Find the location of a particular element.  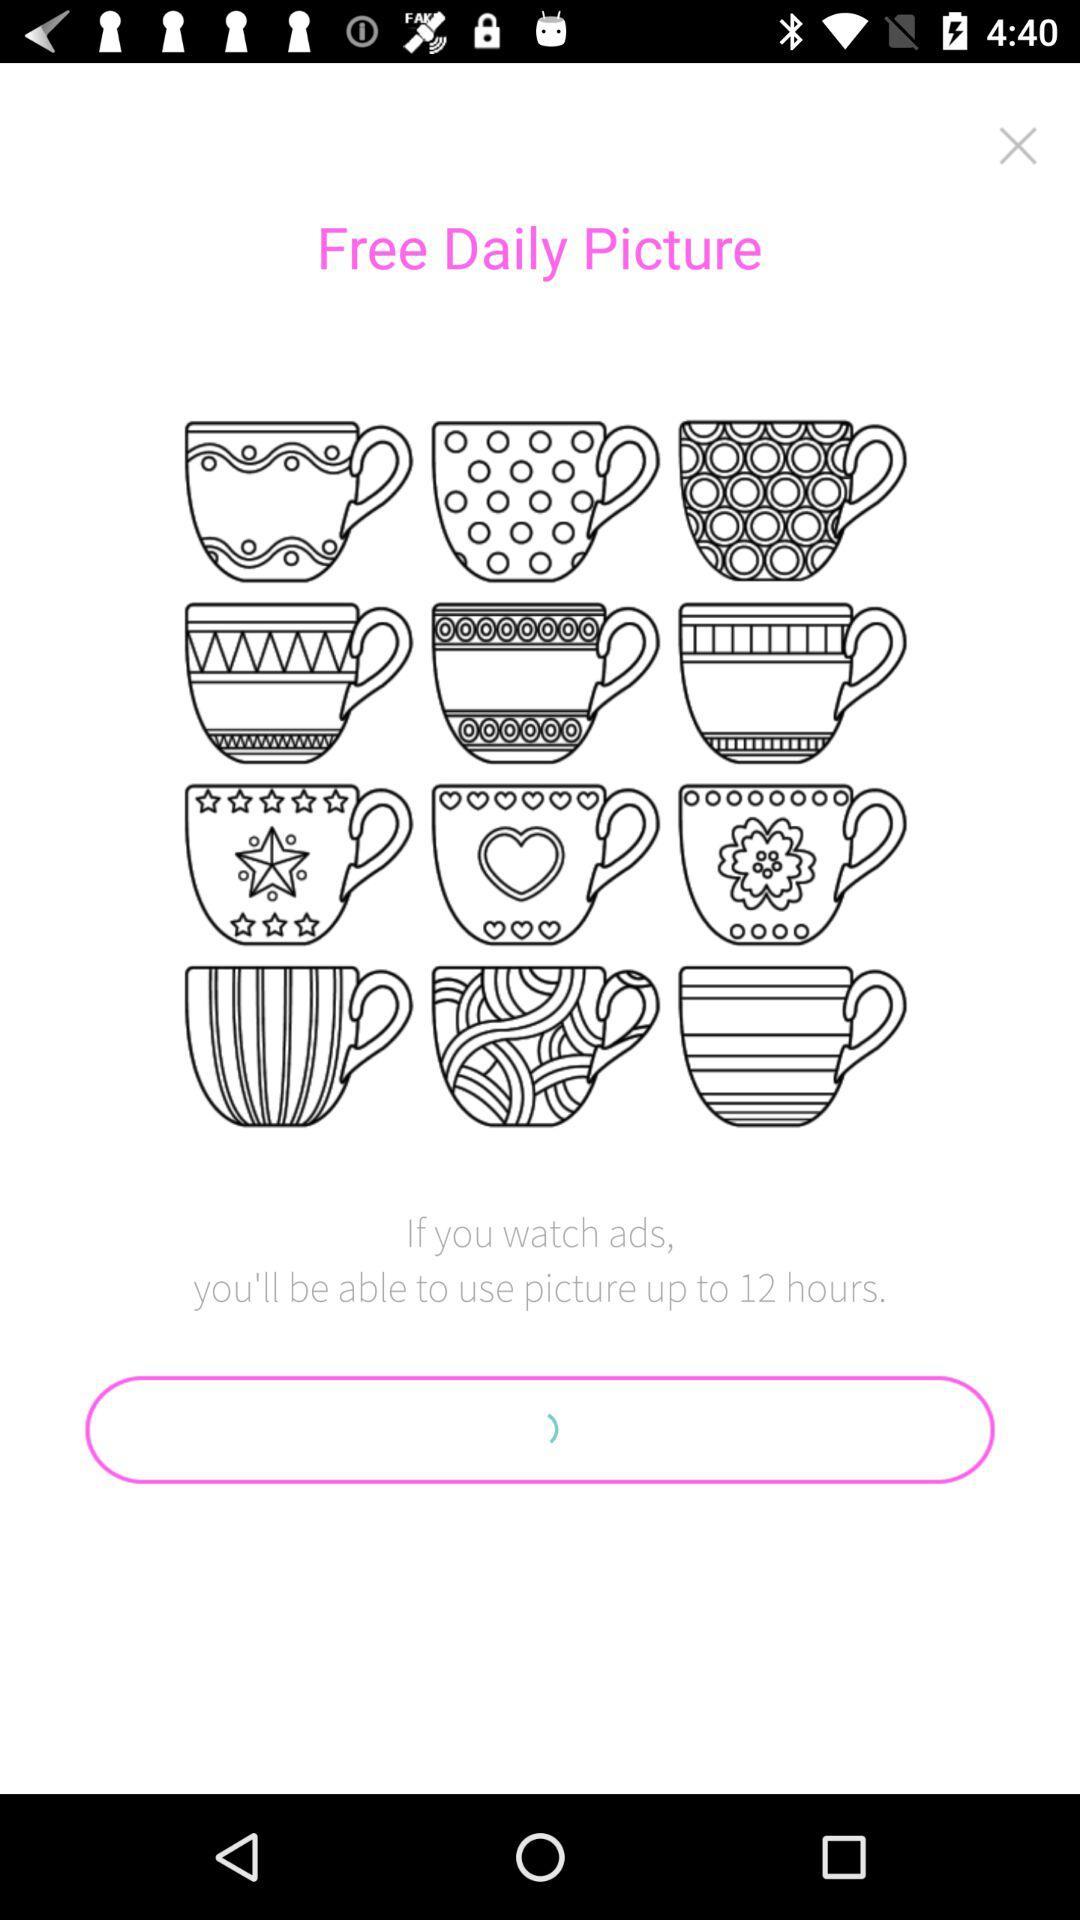

the icon next to free daily picture item is located at coordinates (1018, 144).